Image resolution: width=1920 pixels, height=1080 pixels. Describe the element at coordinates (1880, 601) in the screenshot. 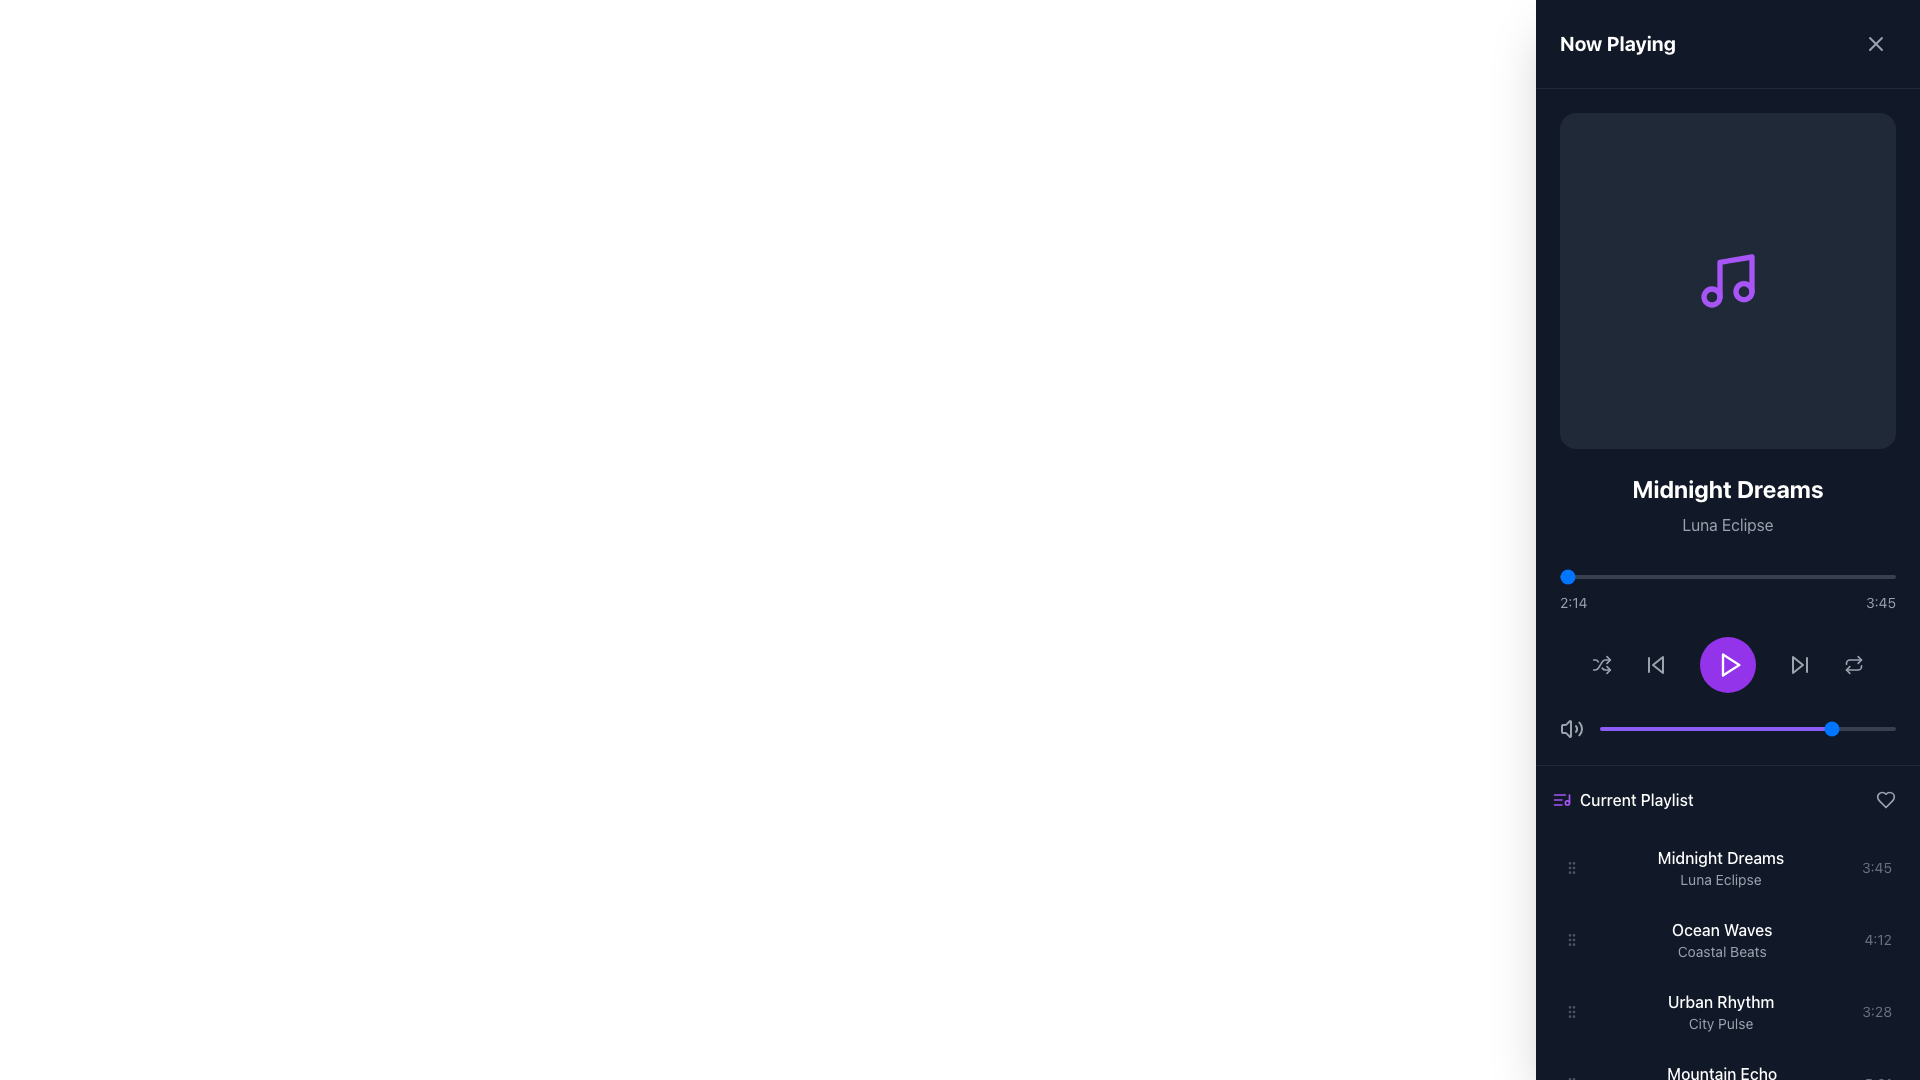

I see `the text label displaying the total duration of the currently playing media, which shows '2:14' and is located at the right end of the time display bar` at that location.